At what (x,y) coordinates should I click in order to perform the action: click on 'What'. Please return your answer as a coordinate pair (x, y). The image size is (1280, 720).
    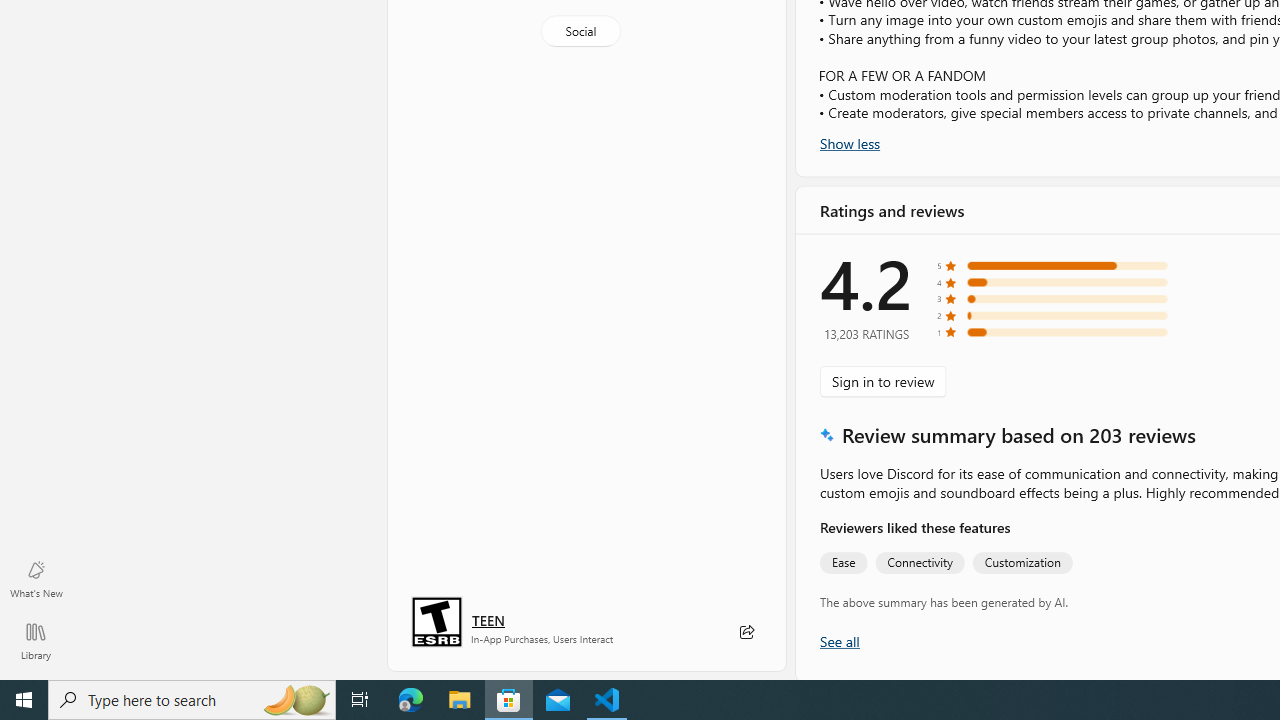
    Looking at the image, I should click on (35, 578).